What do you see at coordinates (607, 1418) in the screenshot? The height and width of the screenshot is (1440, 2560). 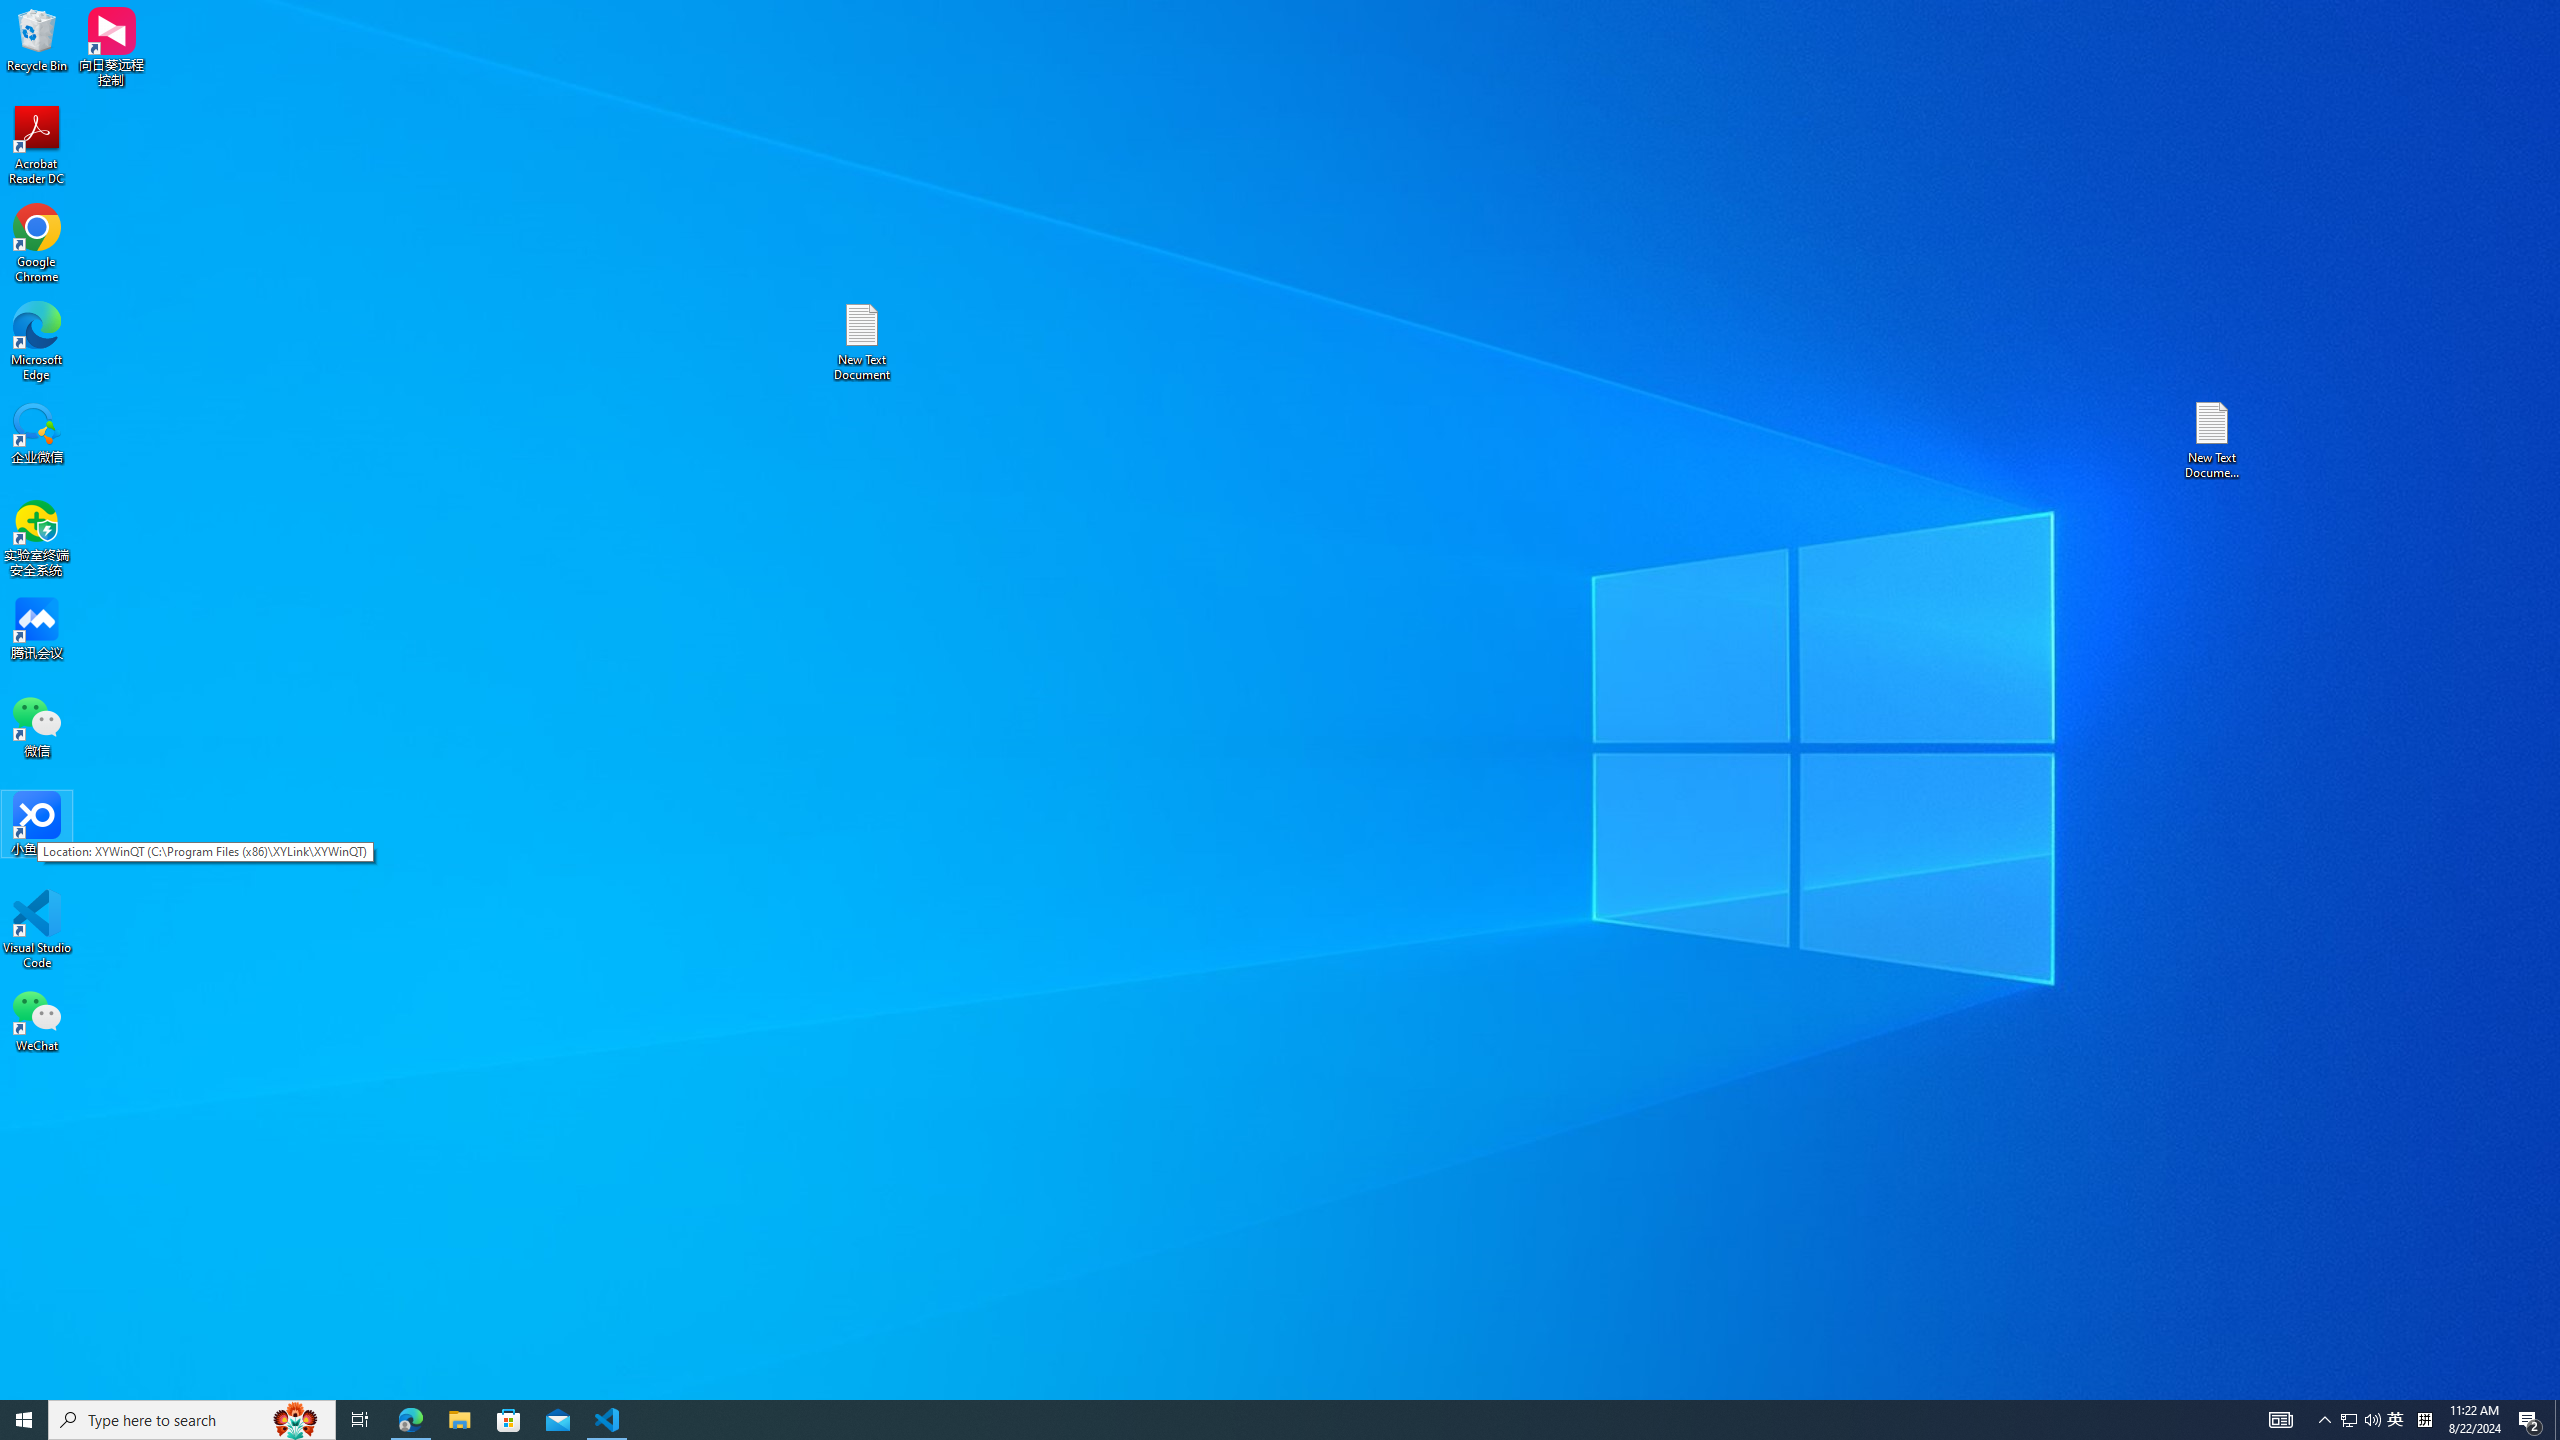 I see `'Visual Studio Code - 1 running window'` at bounding box center [607, 1418].